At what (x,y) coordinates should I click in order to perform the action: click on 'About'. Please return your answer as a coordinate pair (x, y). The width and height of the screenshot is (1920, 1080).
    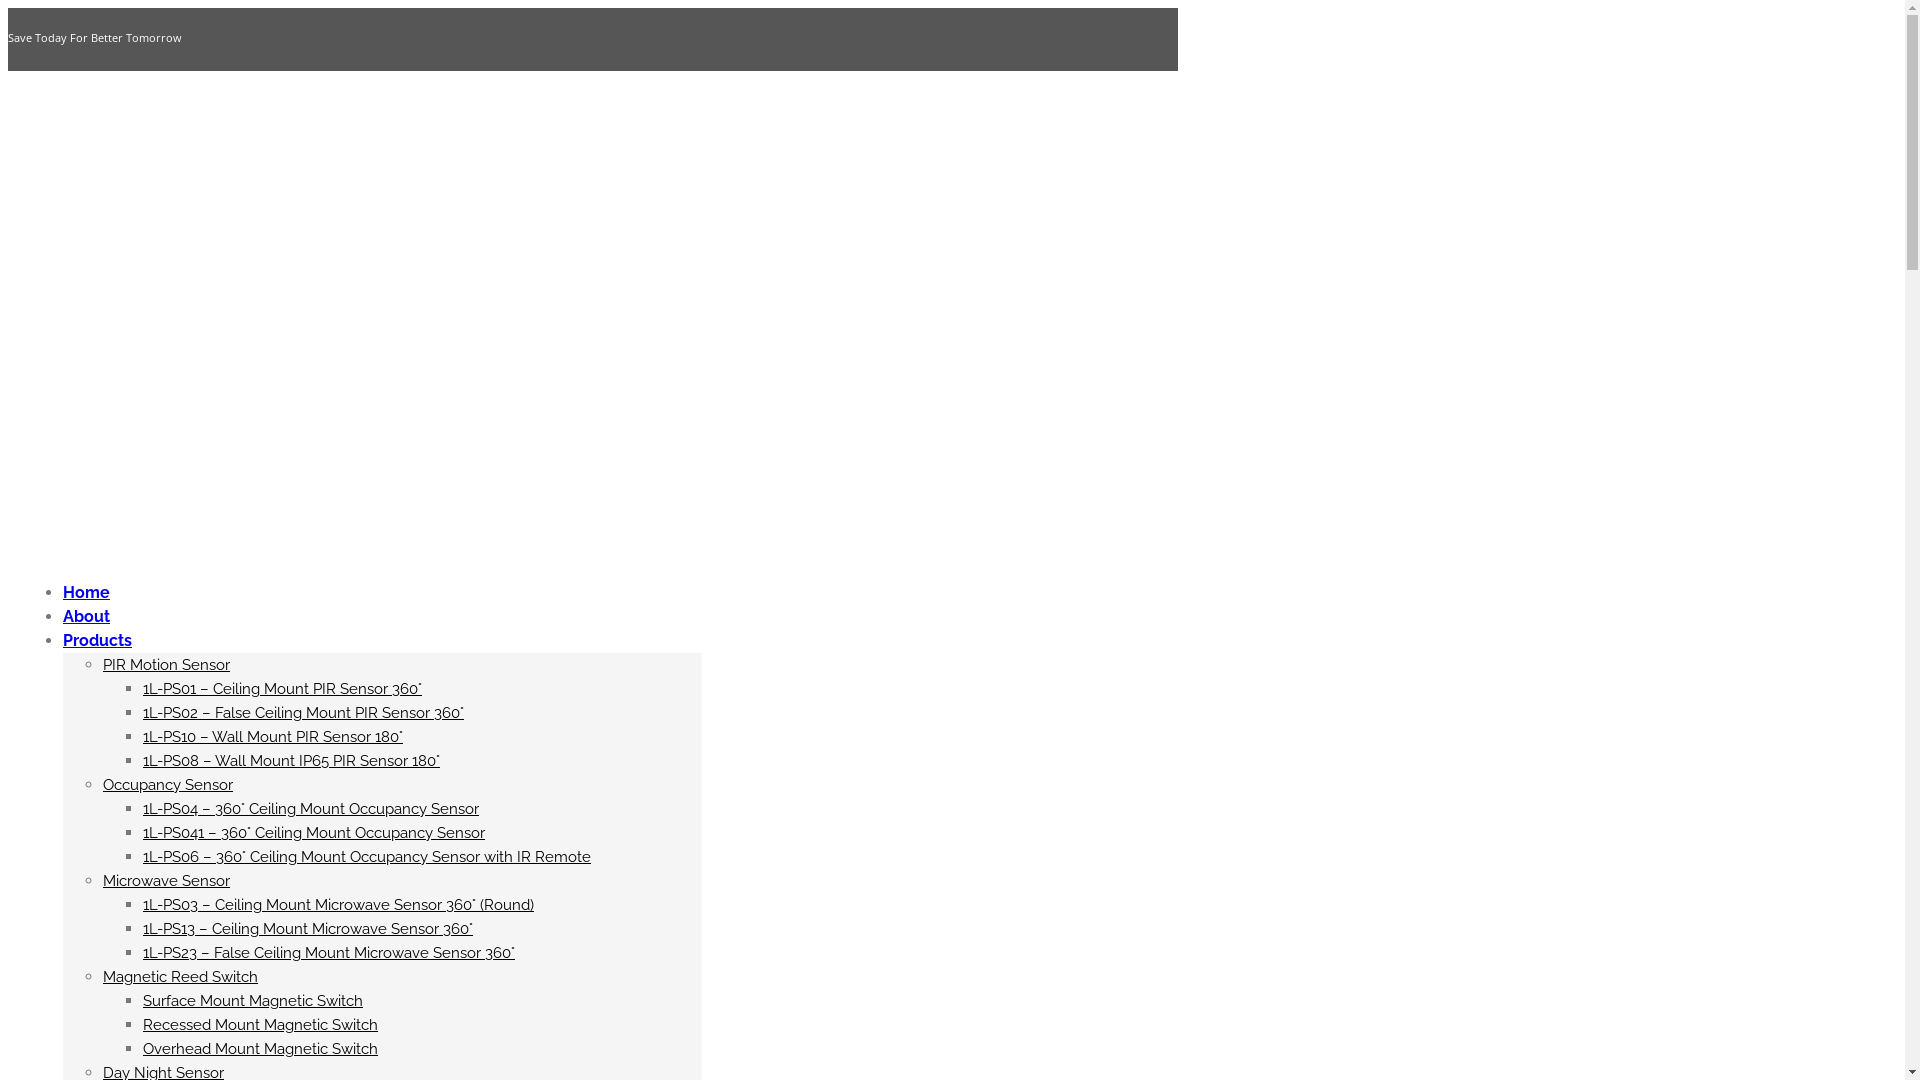
    Looking at the image, I should click on (85, 615).